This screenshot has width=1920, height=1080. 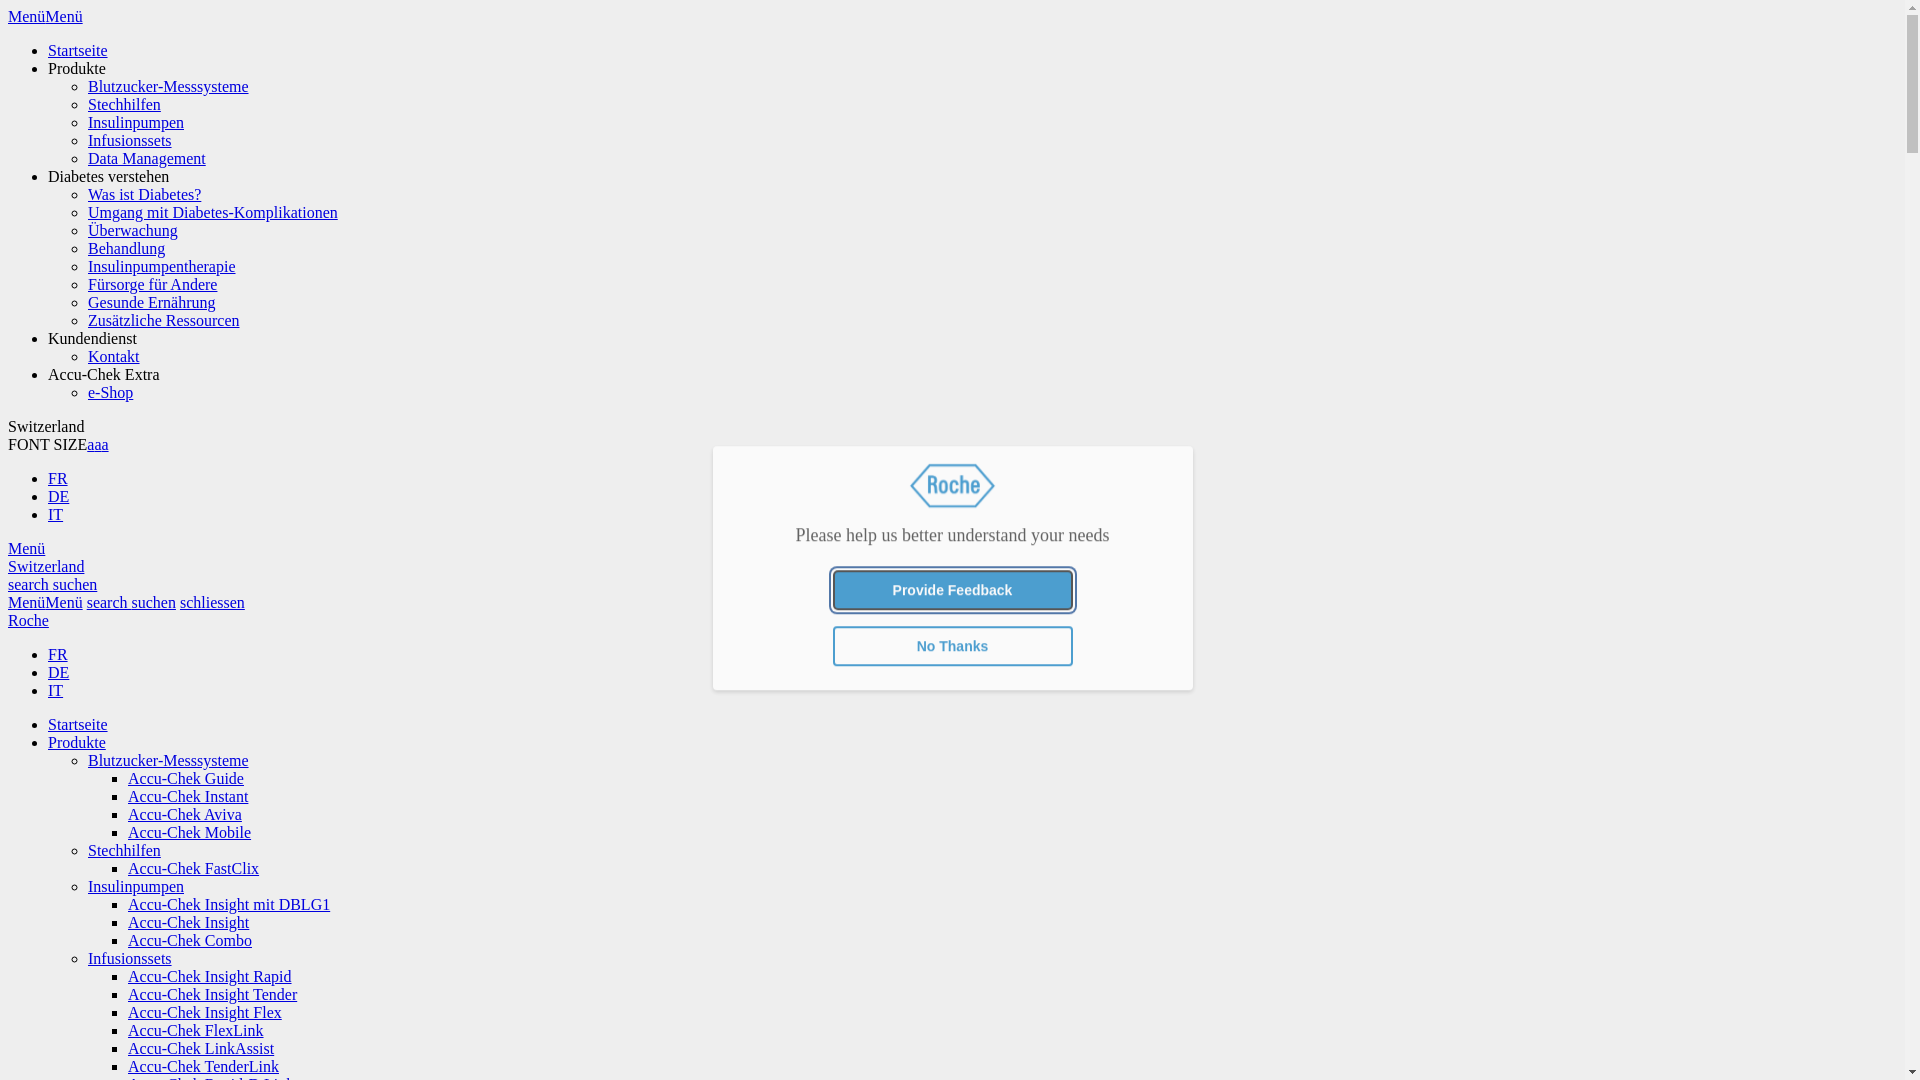 What do you see at coordinates (85, 443) in the screenshot?
I see `'a'` at bounding box center [85, 443].